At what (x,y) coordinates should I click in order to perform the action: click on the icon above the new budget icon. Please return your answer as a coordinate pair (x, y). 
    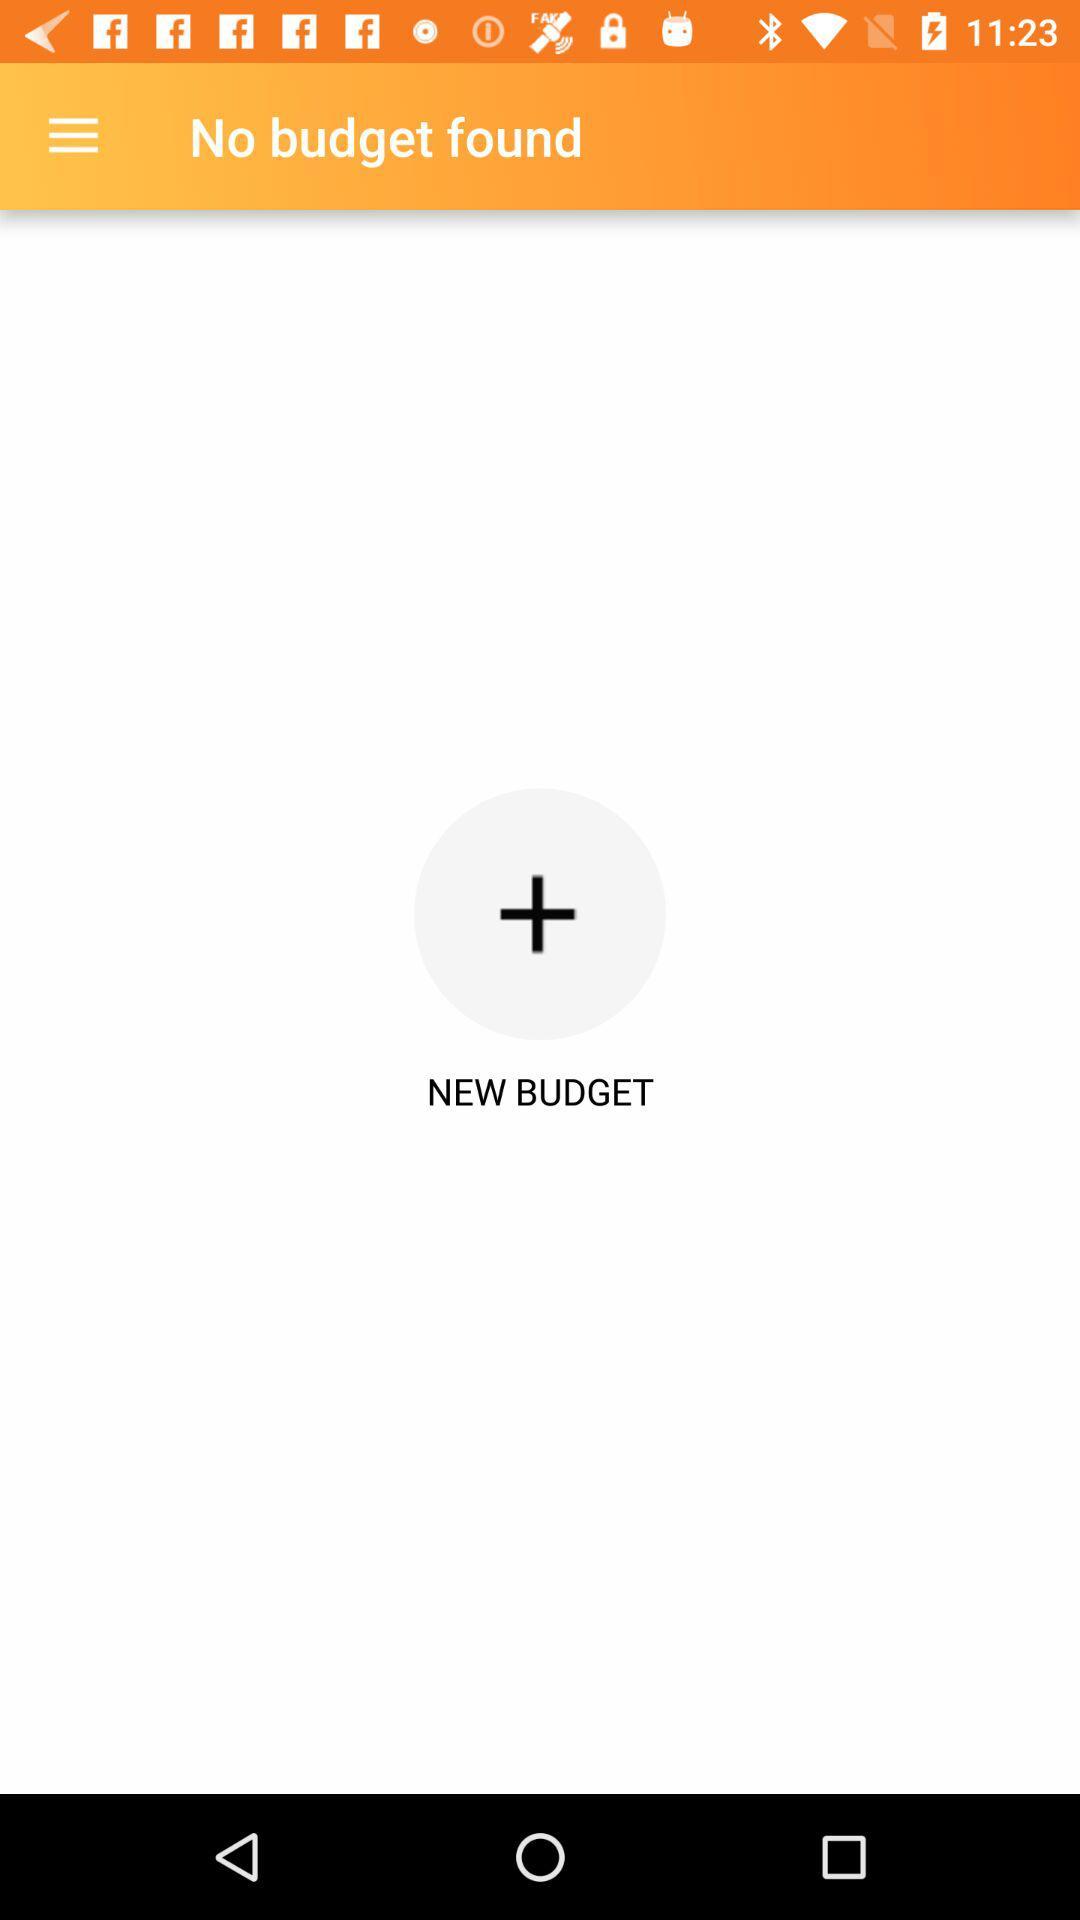
    Looking at the image, I should click on (72, 135).